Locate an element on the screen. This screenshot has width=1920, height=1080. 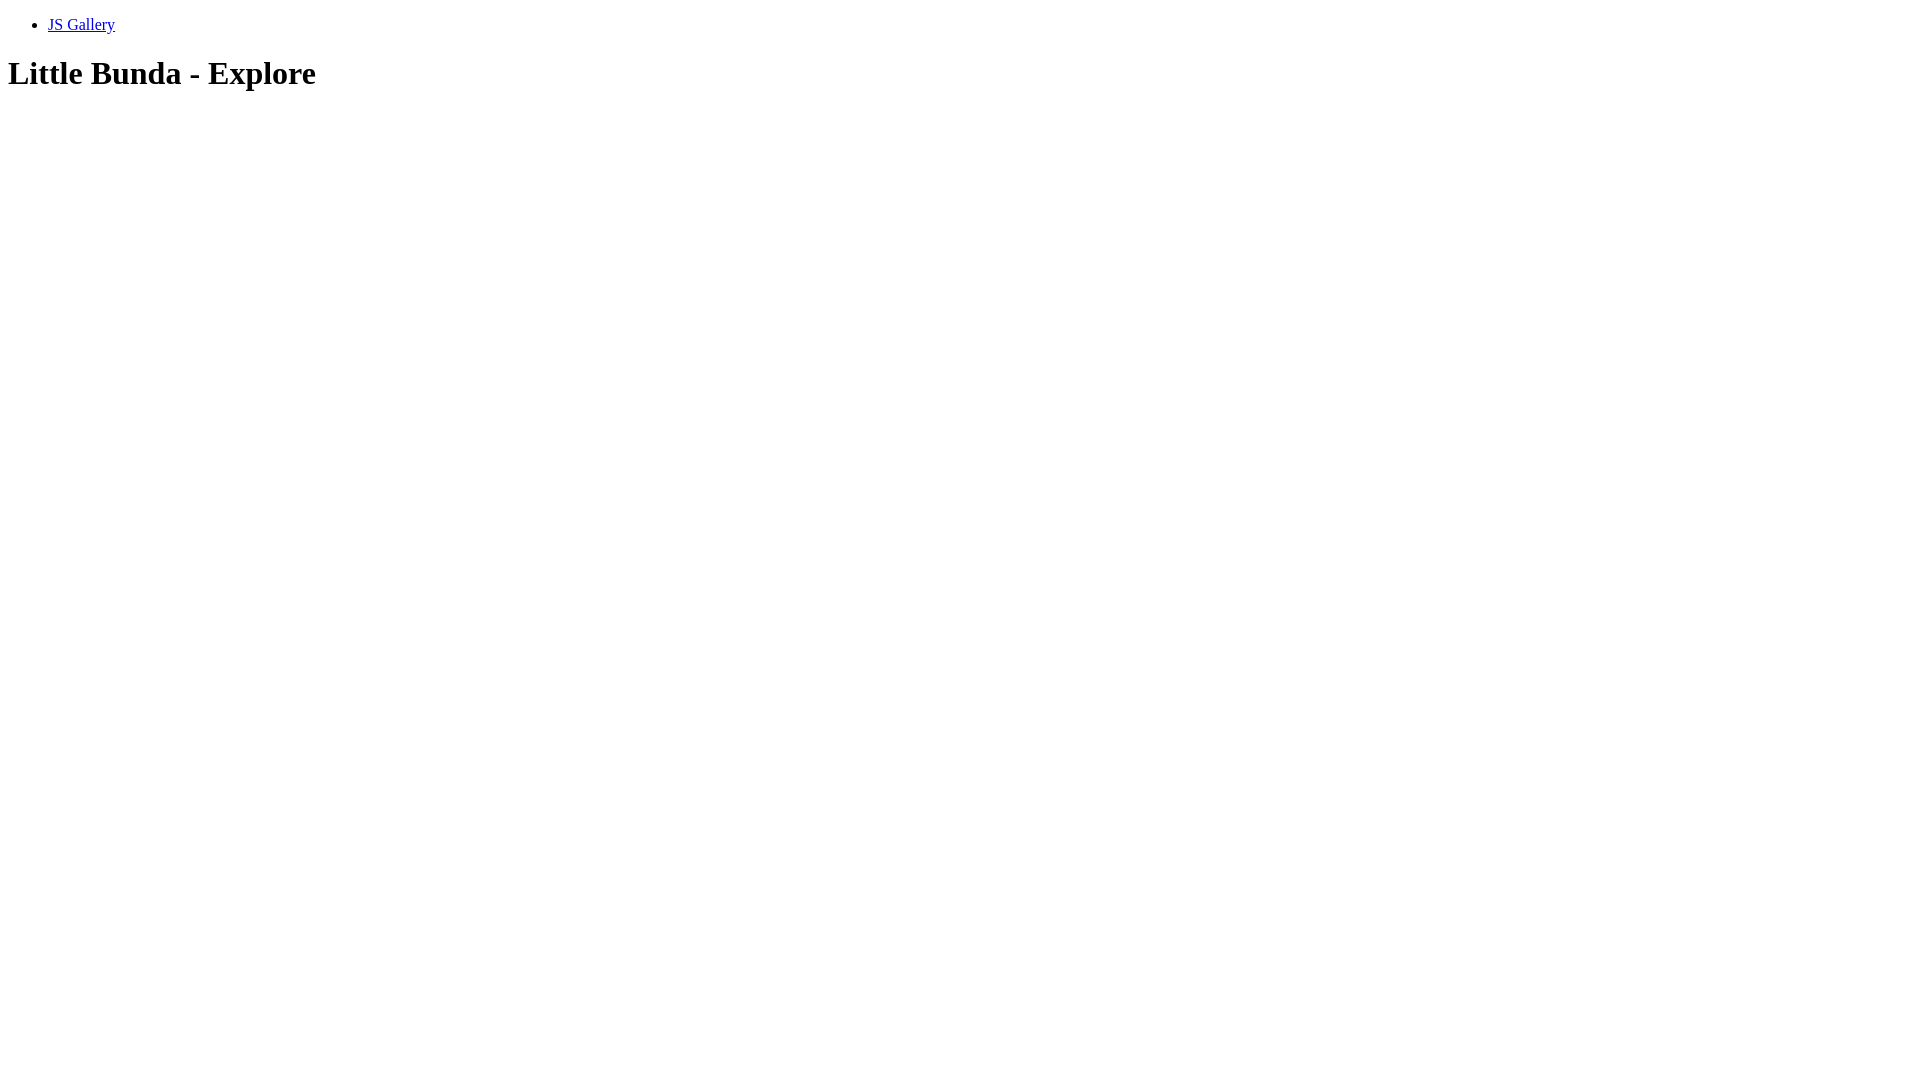
'JS Gallery' is located at coordinates (80, 24).